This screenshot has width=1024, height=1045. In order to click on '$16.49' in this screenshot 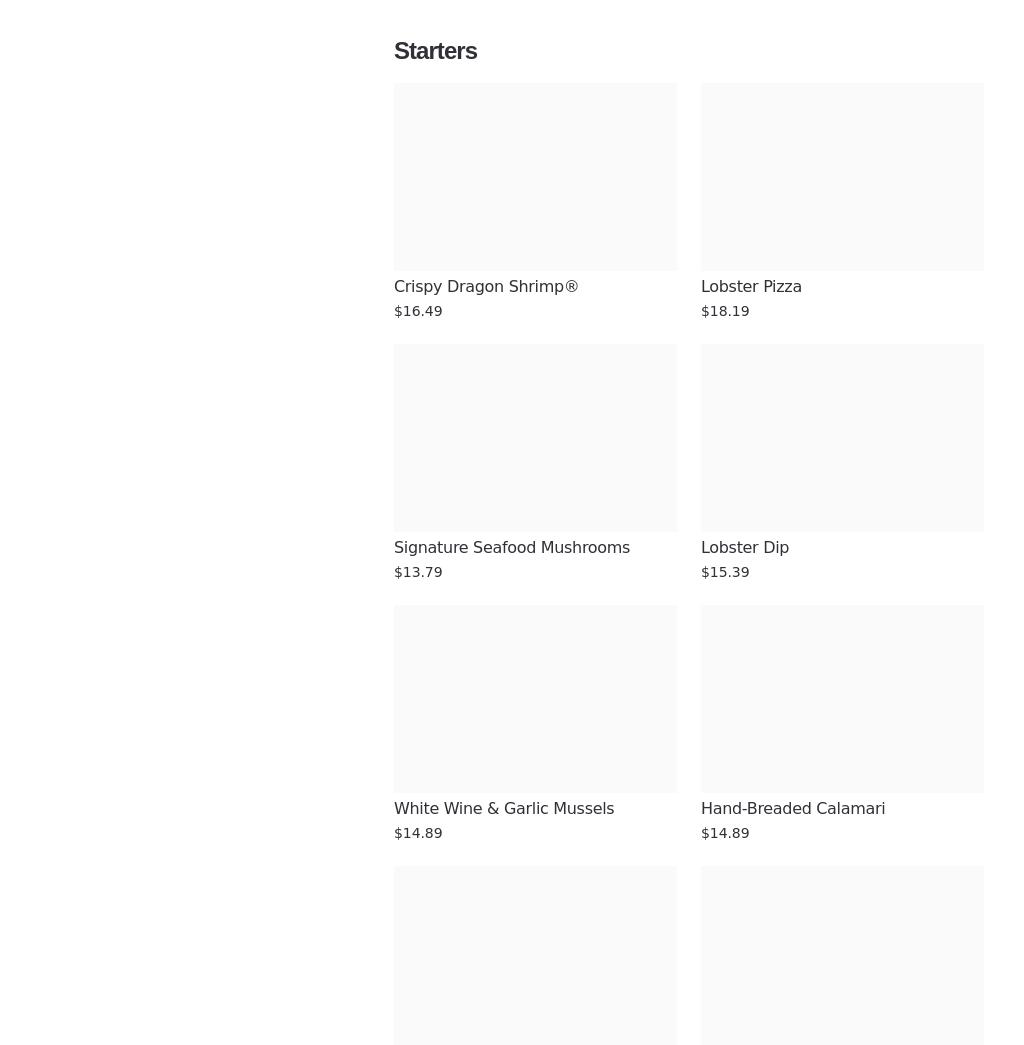, I will do `click(416, 310)`.